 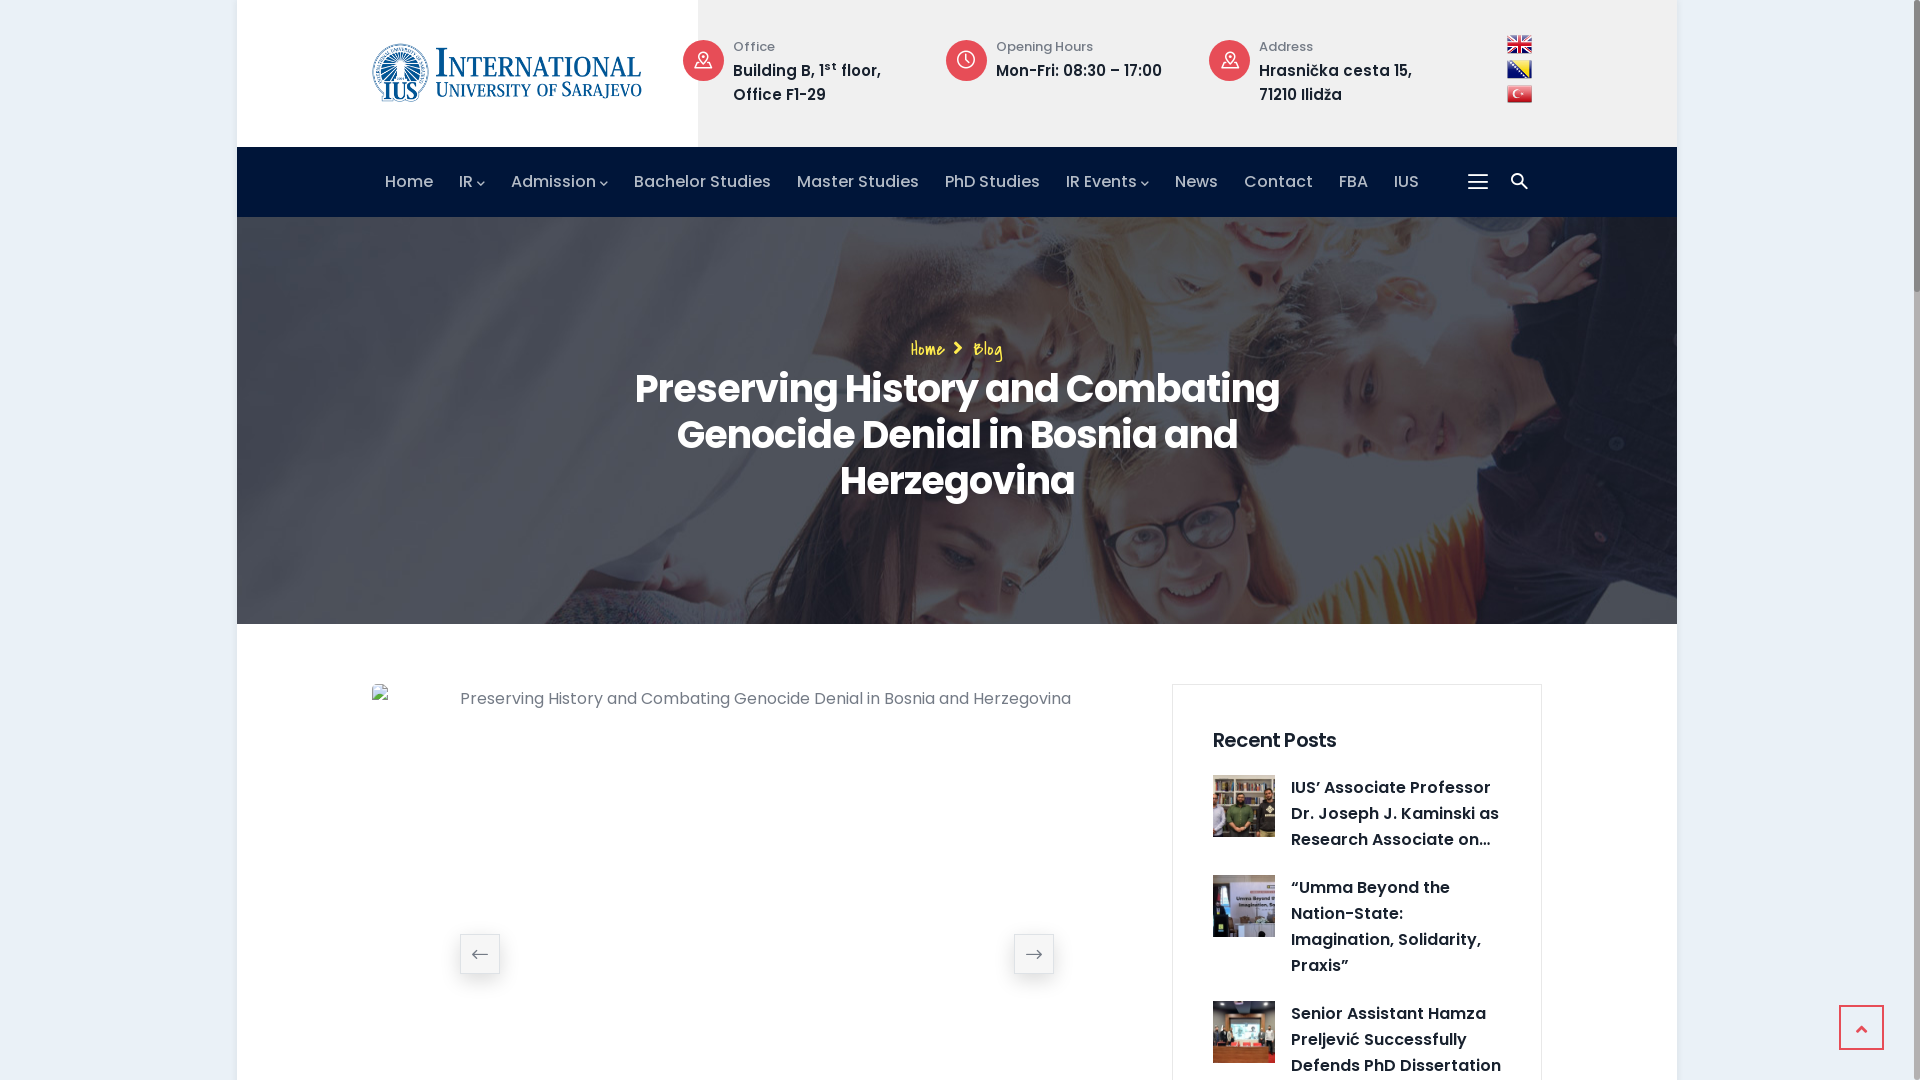 What do you see at coordinates (702, 181) in the screenshot?
I see `'Bachelor Studies'` at bounding box center [702, 181].